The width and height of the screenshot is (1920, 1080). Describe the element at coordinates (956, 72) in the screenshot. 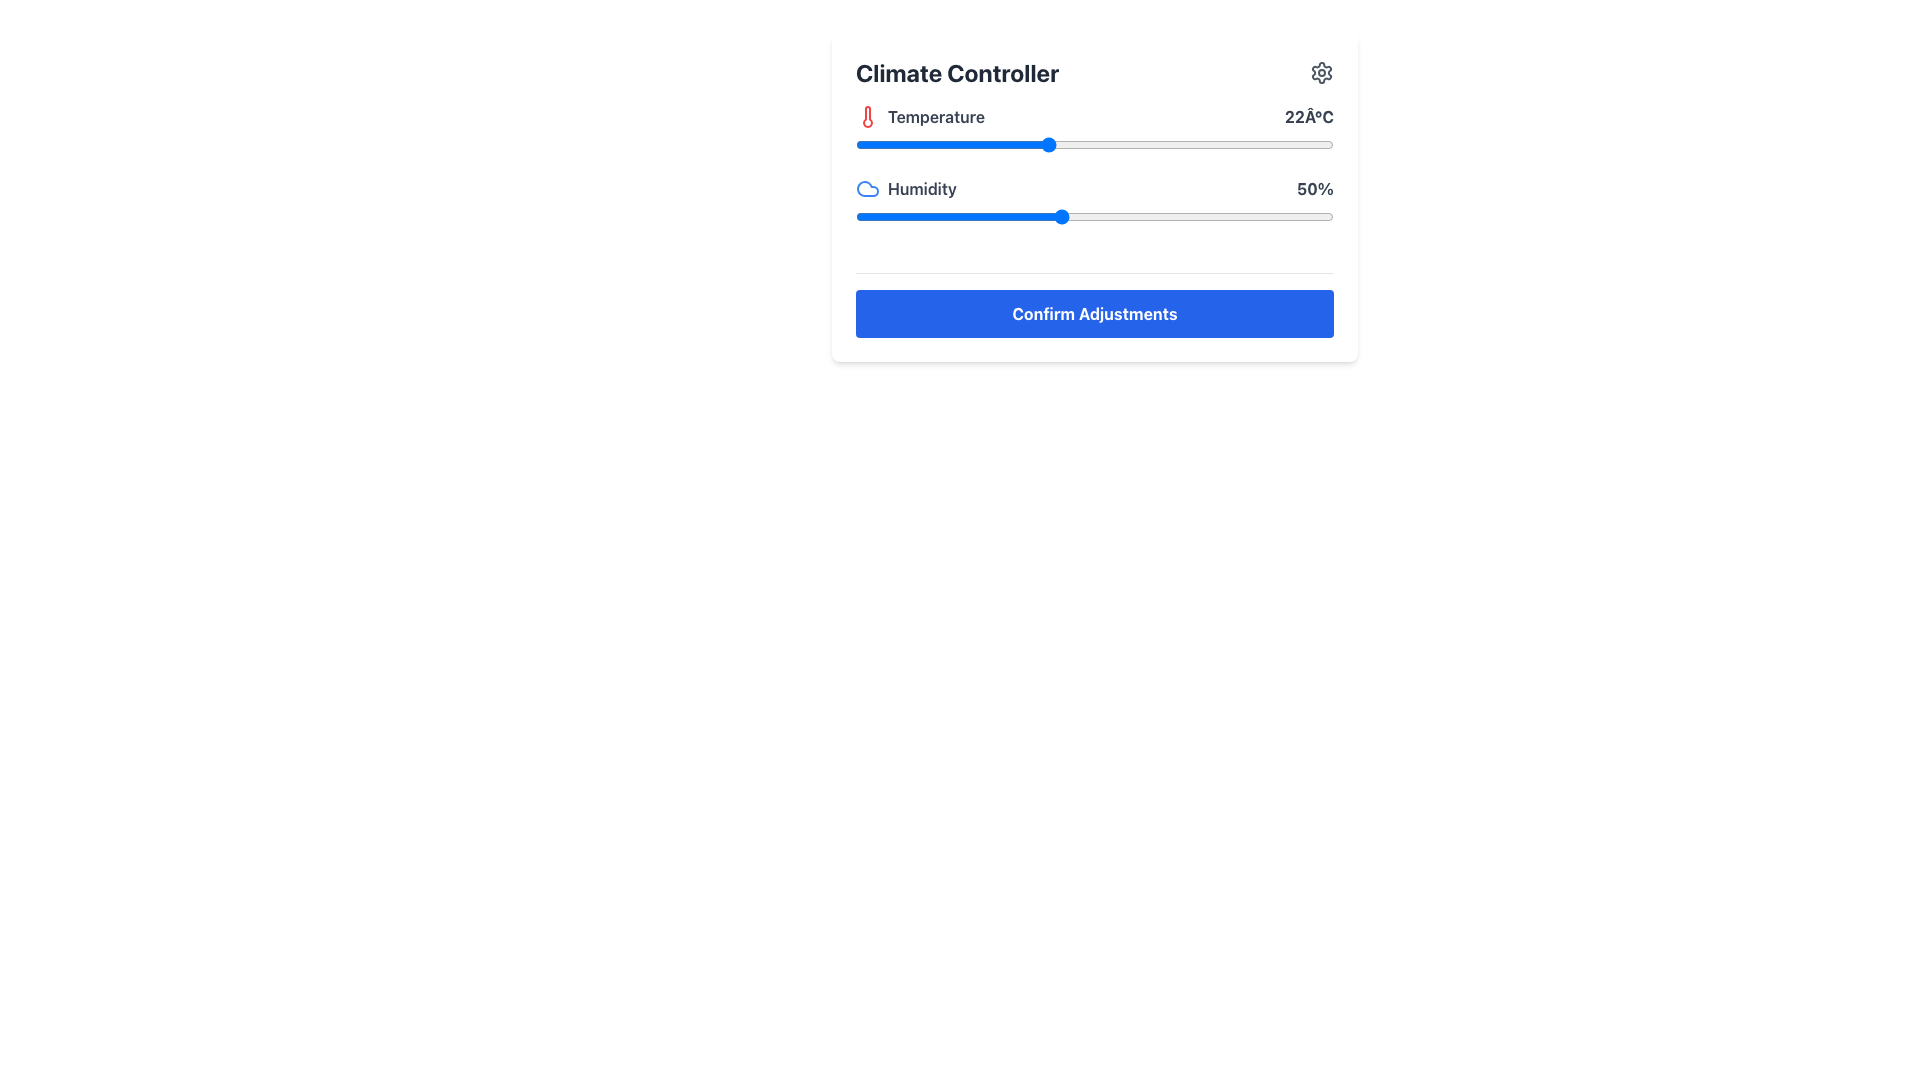

I see `the Text Label that serves as a title for its associated section, positioned to the left of a settings icon` at that location.